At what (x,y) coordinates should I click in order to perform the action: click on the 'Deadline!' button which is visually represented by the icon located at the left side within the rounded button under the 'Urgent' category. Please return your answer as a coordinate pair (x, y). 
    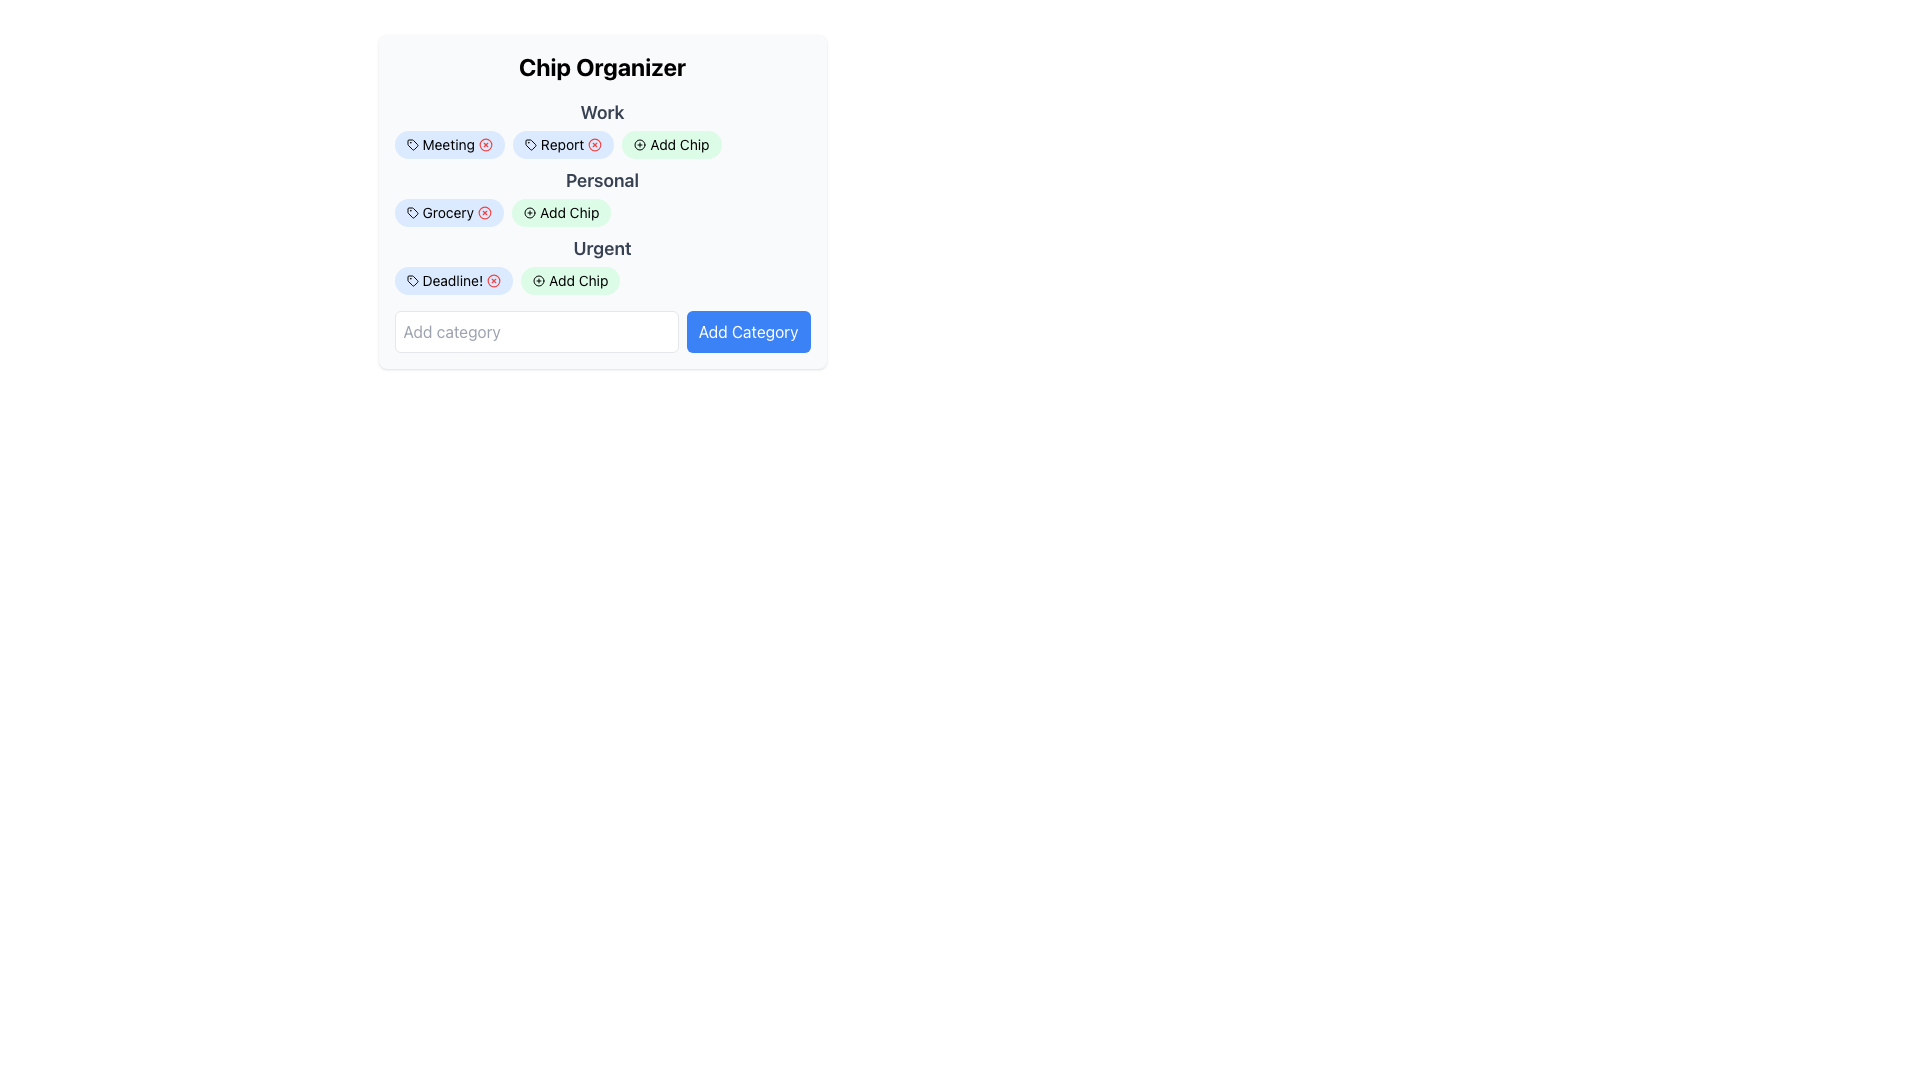
    Looking at the image, I should click on (411, 281).